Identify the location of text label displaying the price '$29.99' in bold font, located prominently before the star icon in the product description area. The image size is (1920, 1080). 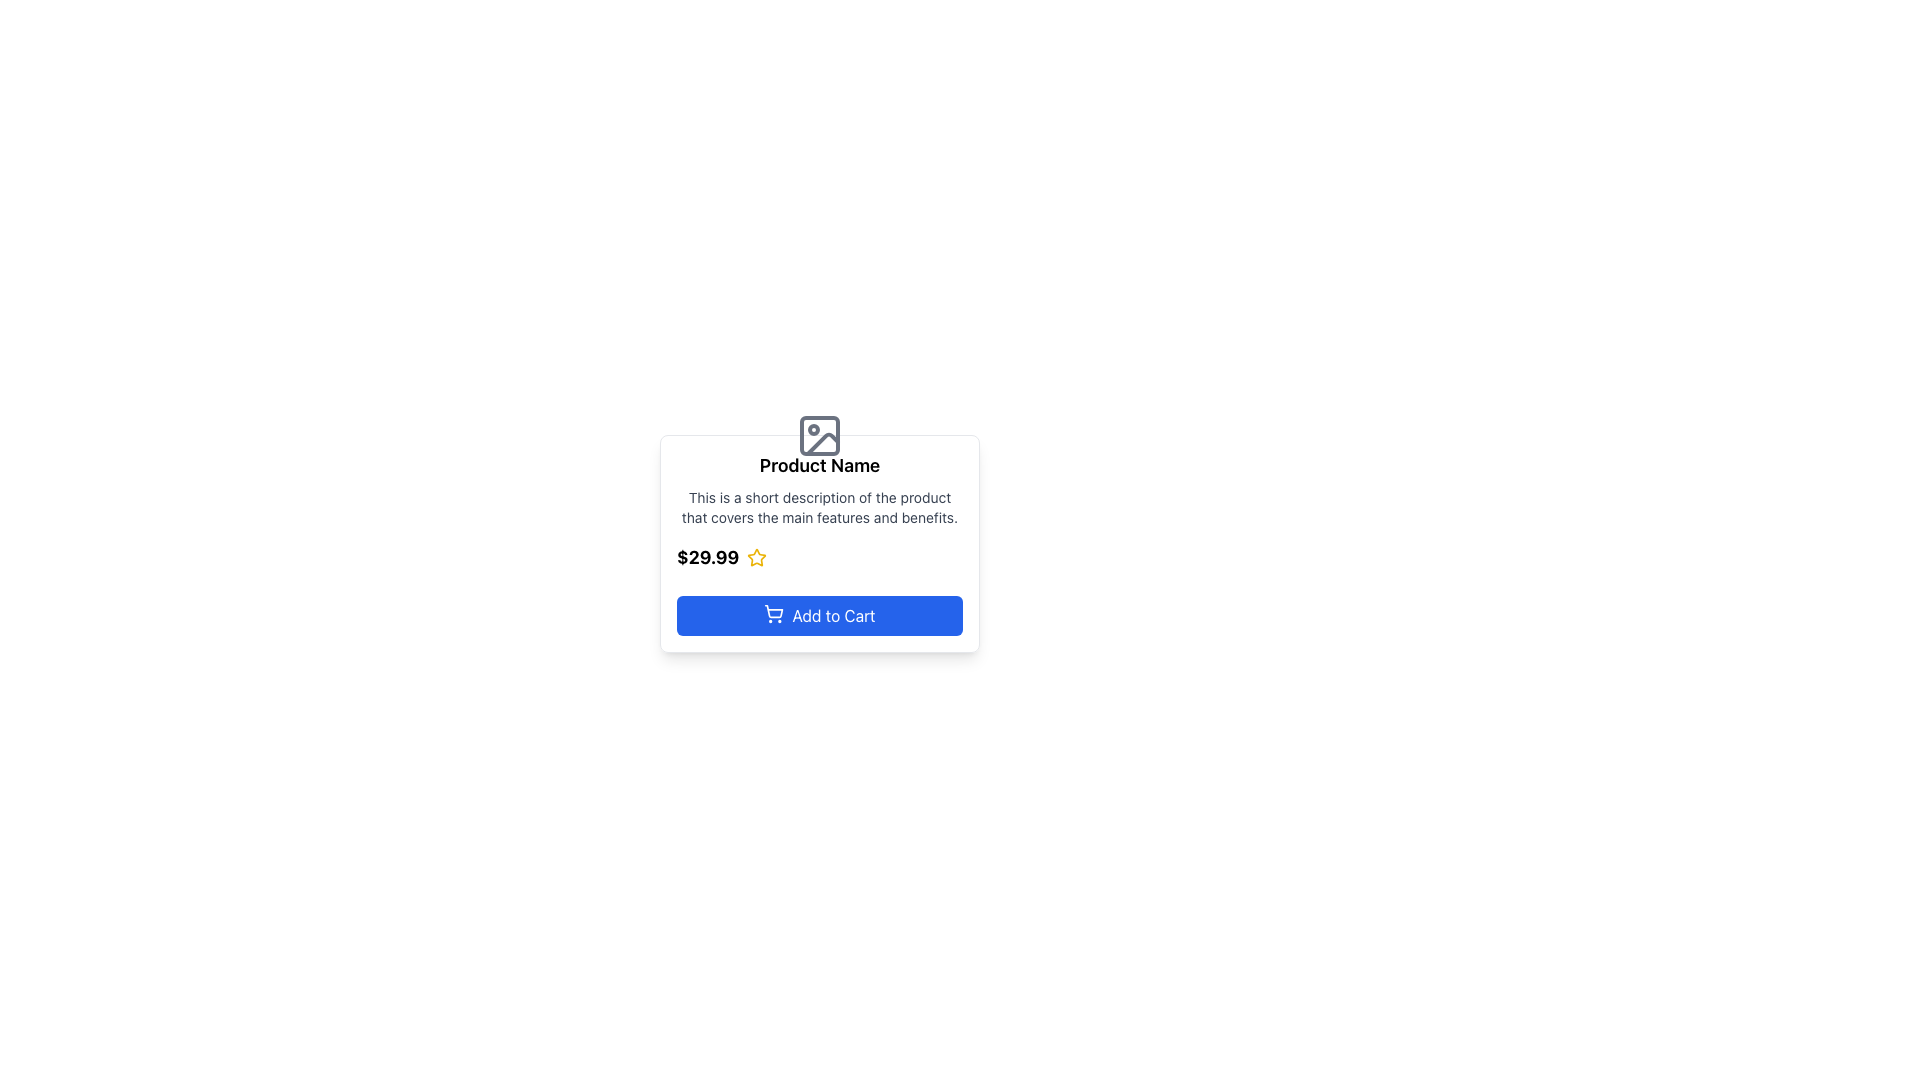
(708, 558).